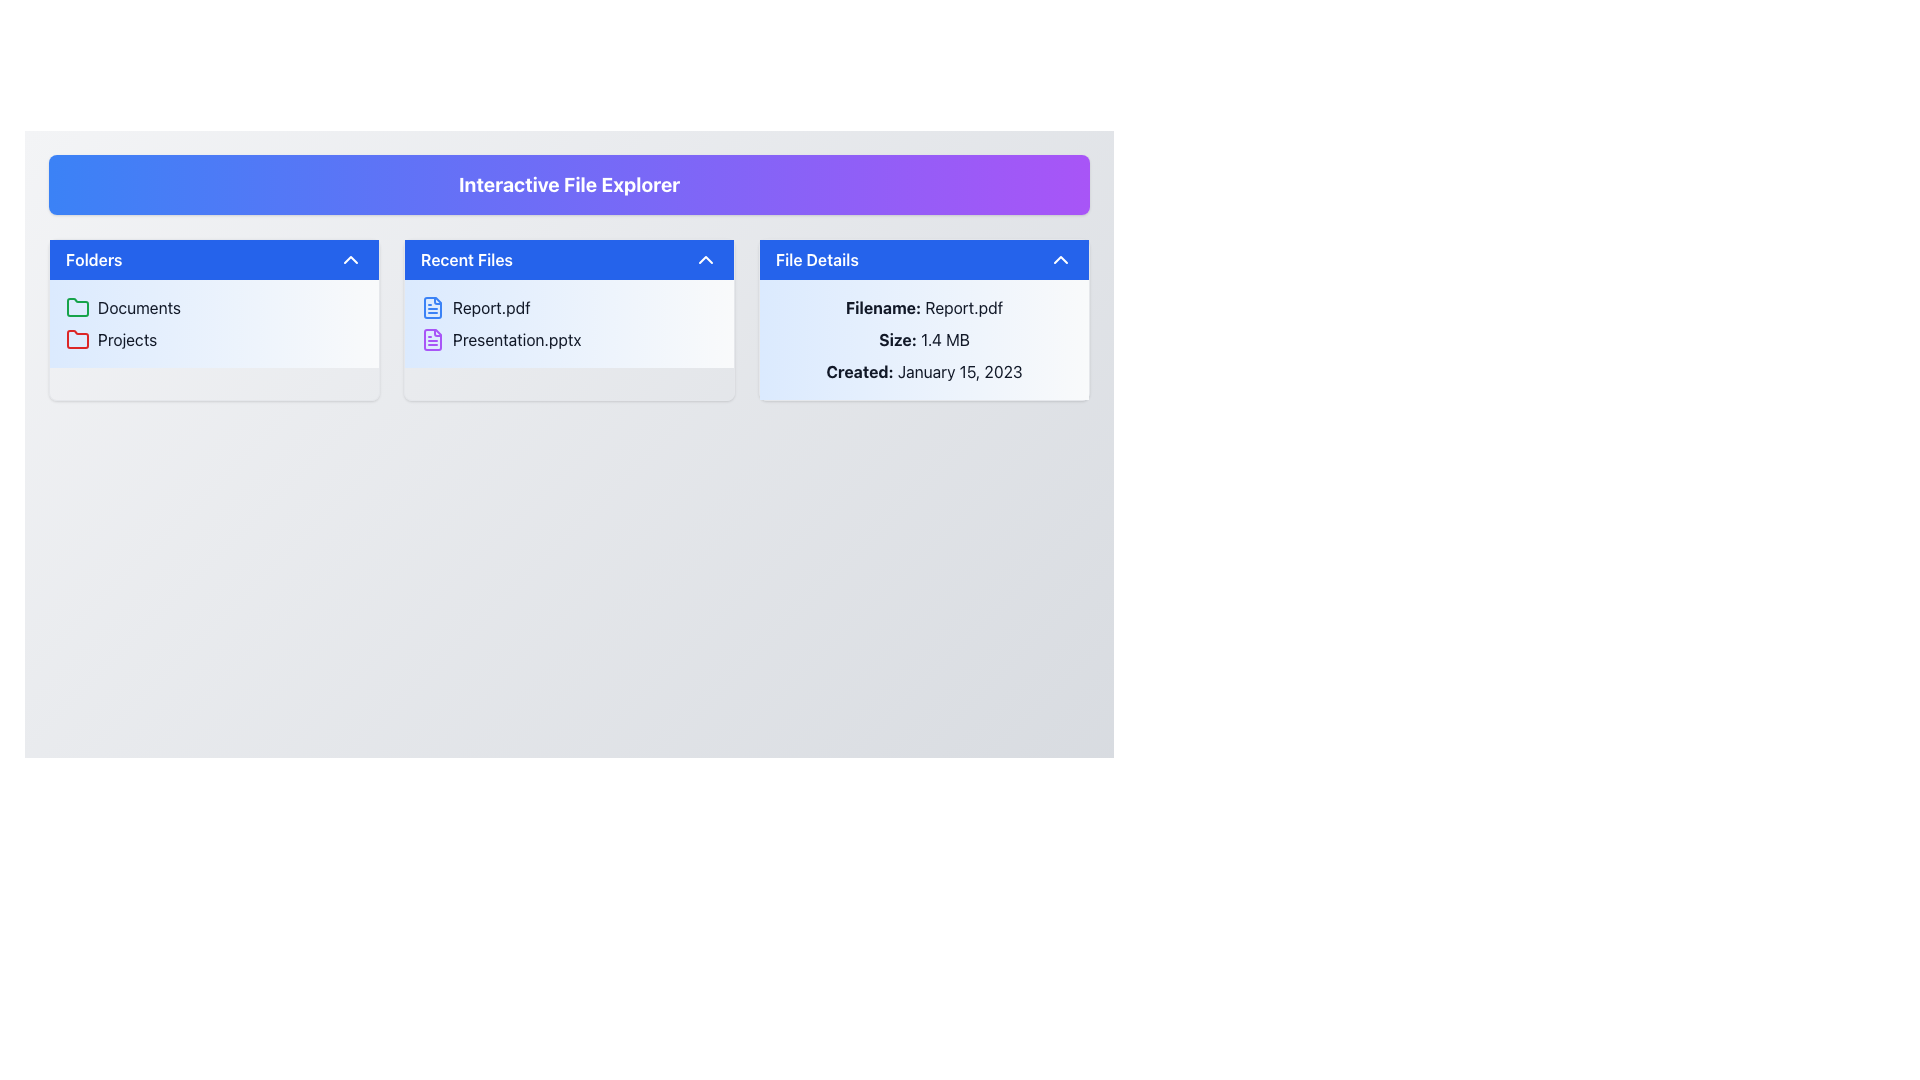 This screenshot has width=1920, height=1080. Describe the element at coordinates (923, 371) in the screenshot. I see `the text display that shows 'Created: January 15, 2023' in the 'File Details' section, positioned below 'Size: 1.4 MB'` at that location.